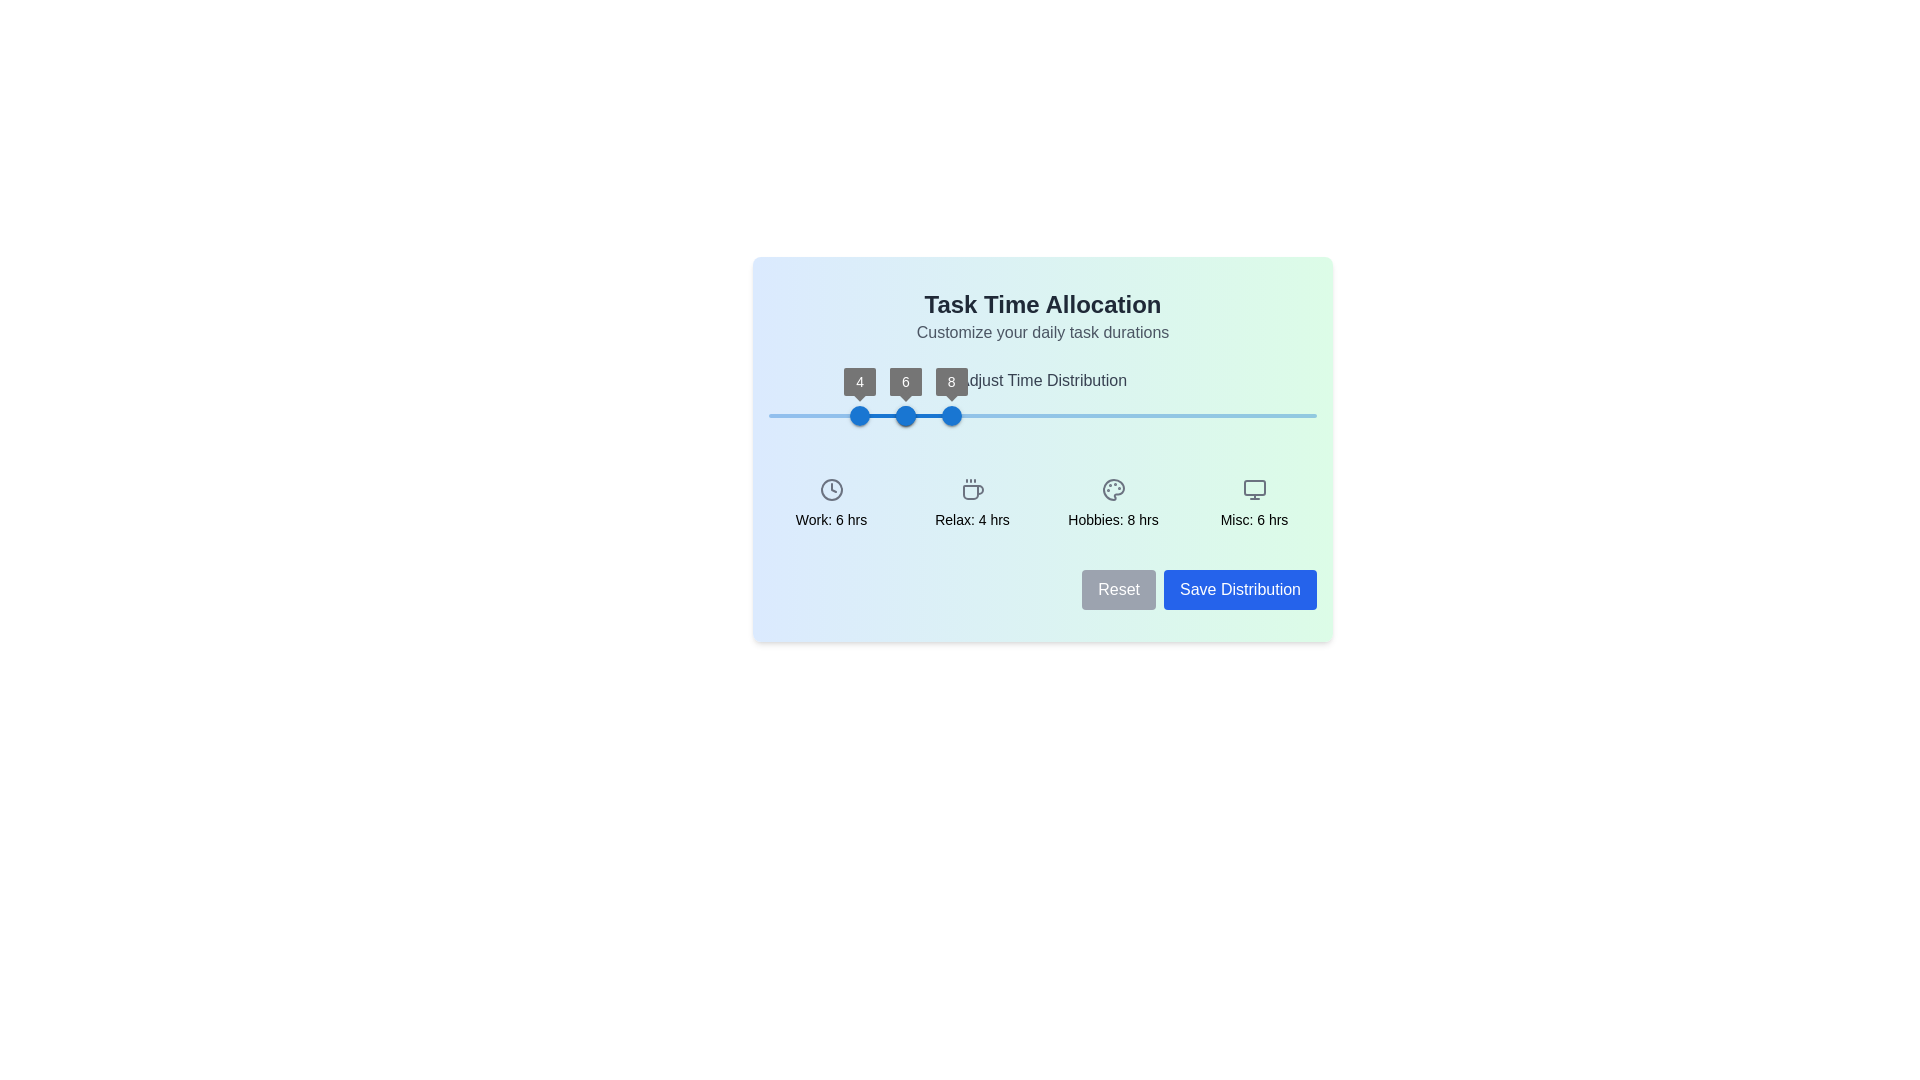  Describe the element at coordinates (831, 503) in the screenshot. I see `the information display component containing a clock icon and the text 'Work: 6 hrs.' which is located in the first column of a grid structure near the bottom-left of the interface` at that location.